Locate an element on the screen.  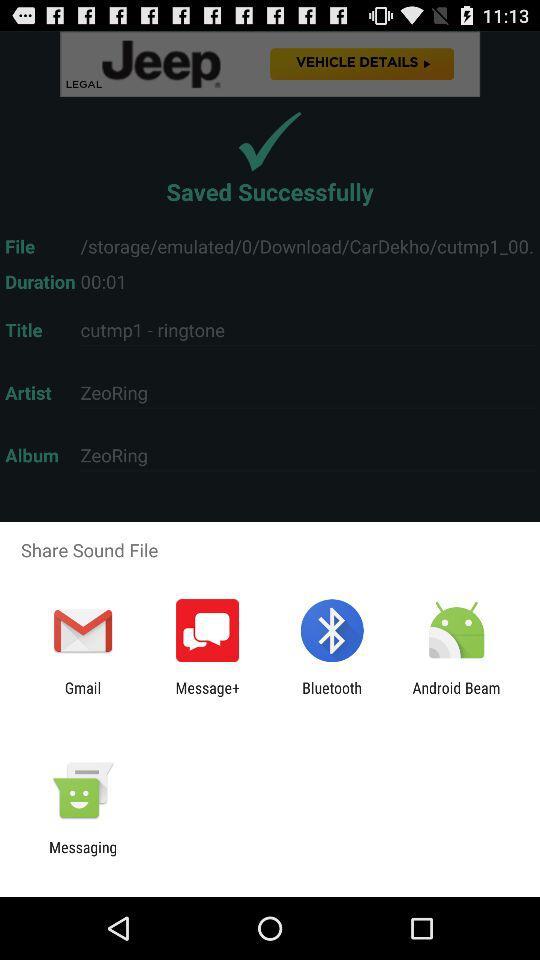
the item to the left of android beam app is located at coordinates (332, 696).